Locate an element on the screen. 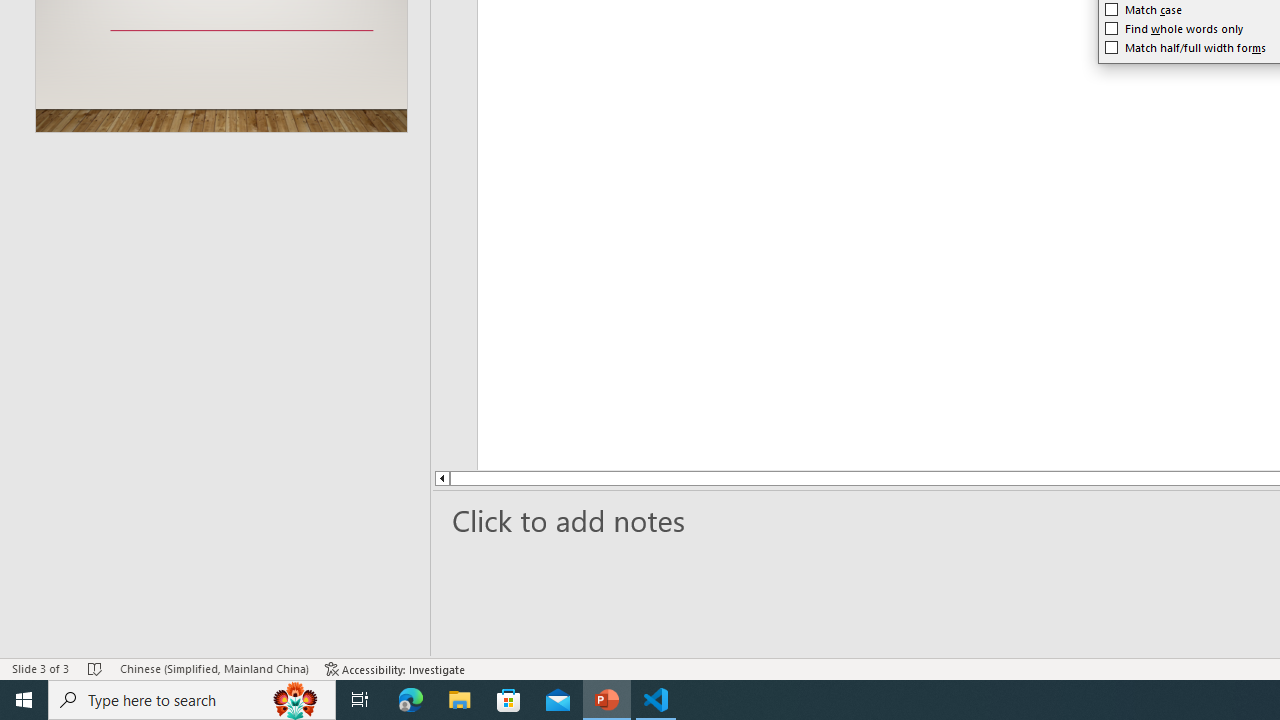 This screenshot has height=720, width=1280. 'Accessibility Checker Accessibility: Investigate' is located at coordinates (395, 669).